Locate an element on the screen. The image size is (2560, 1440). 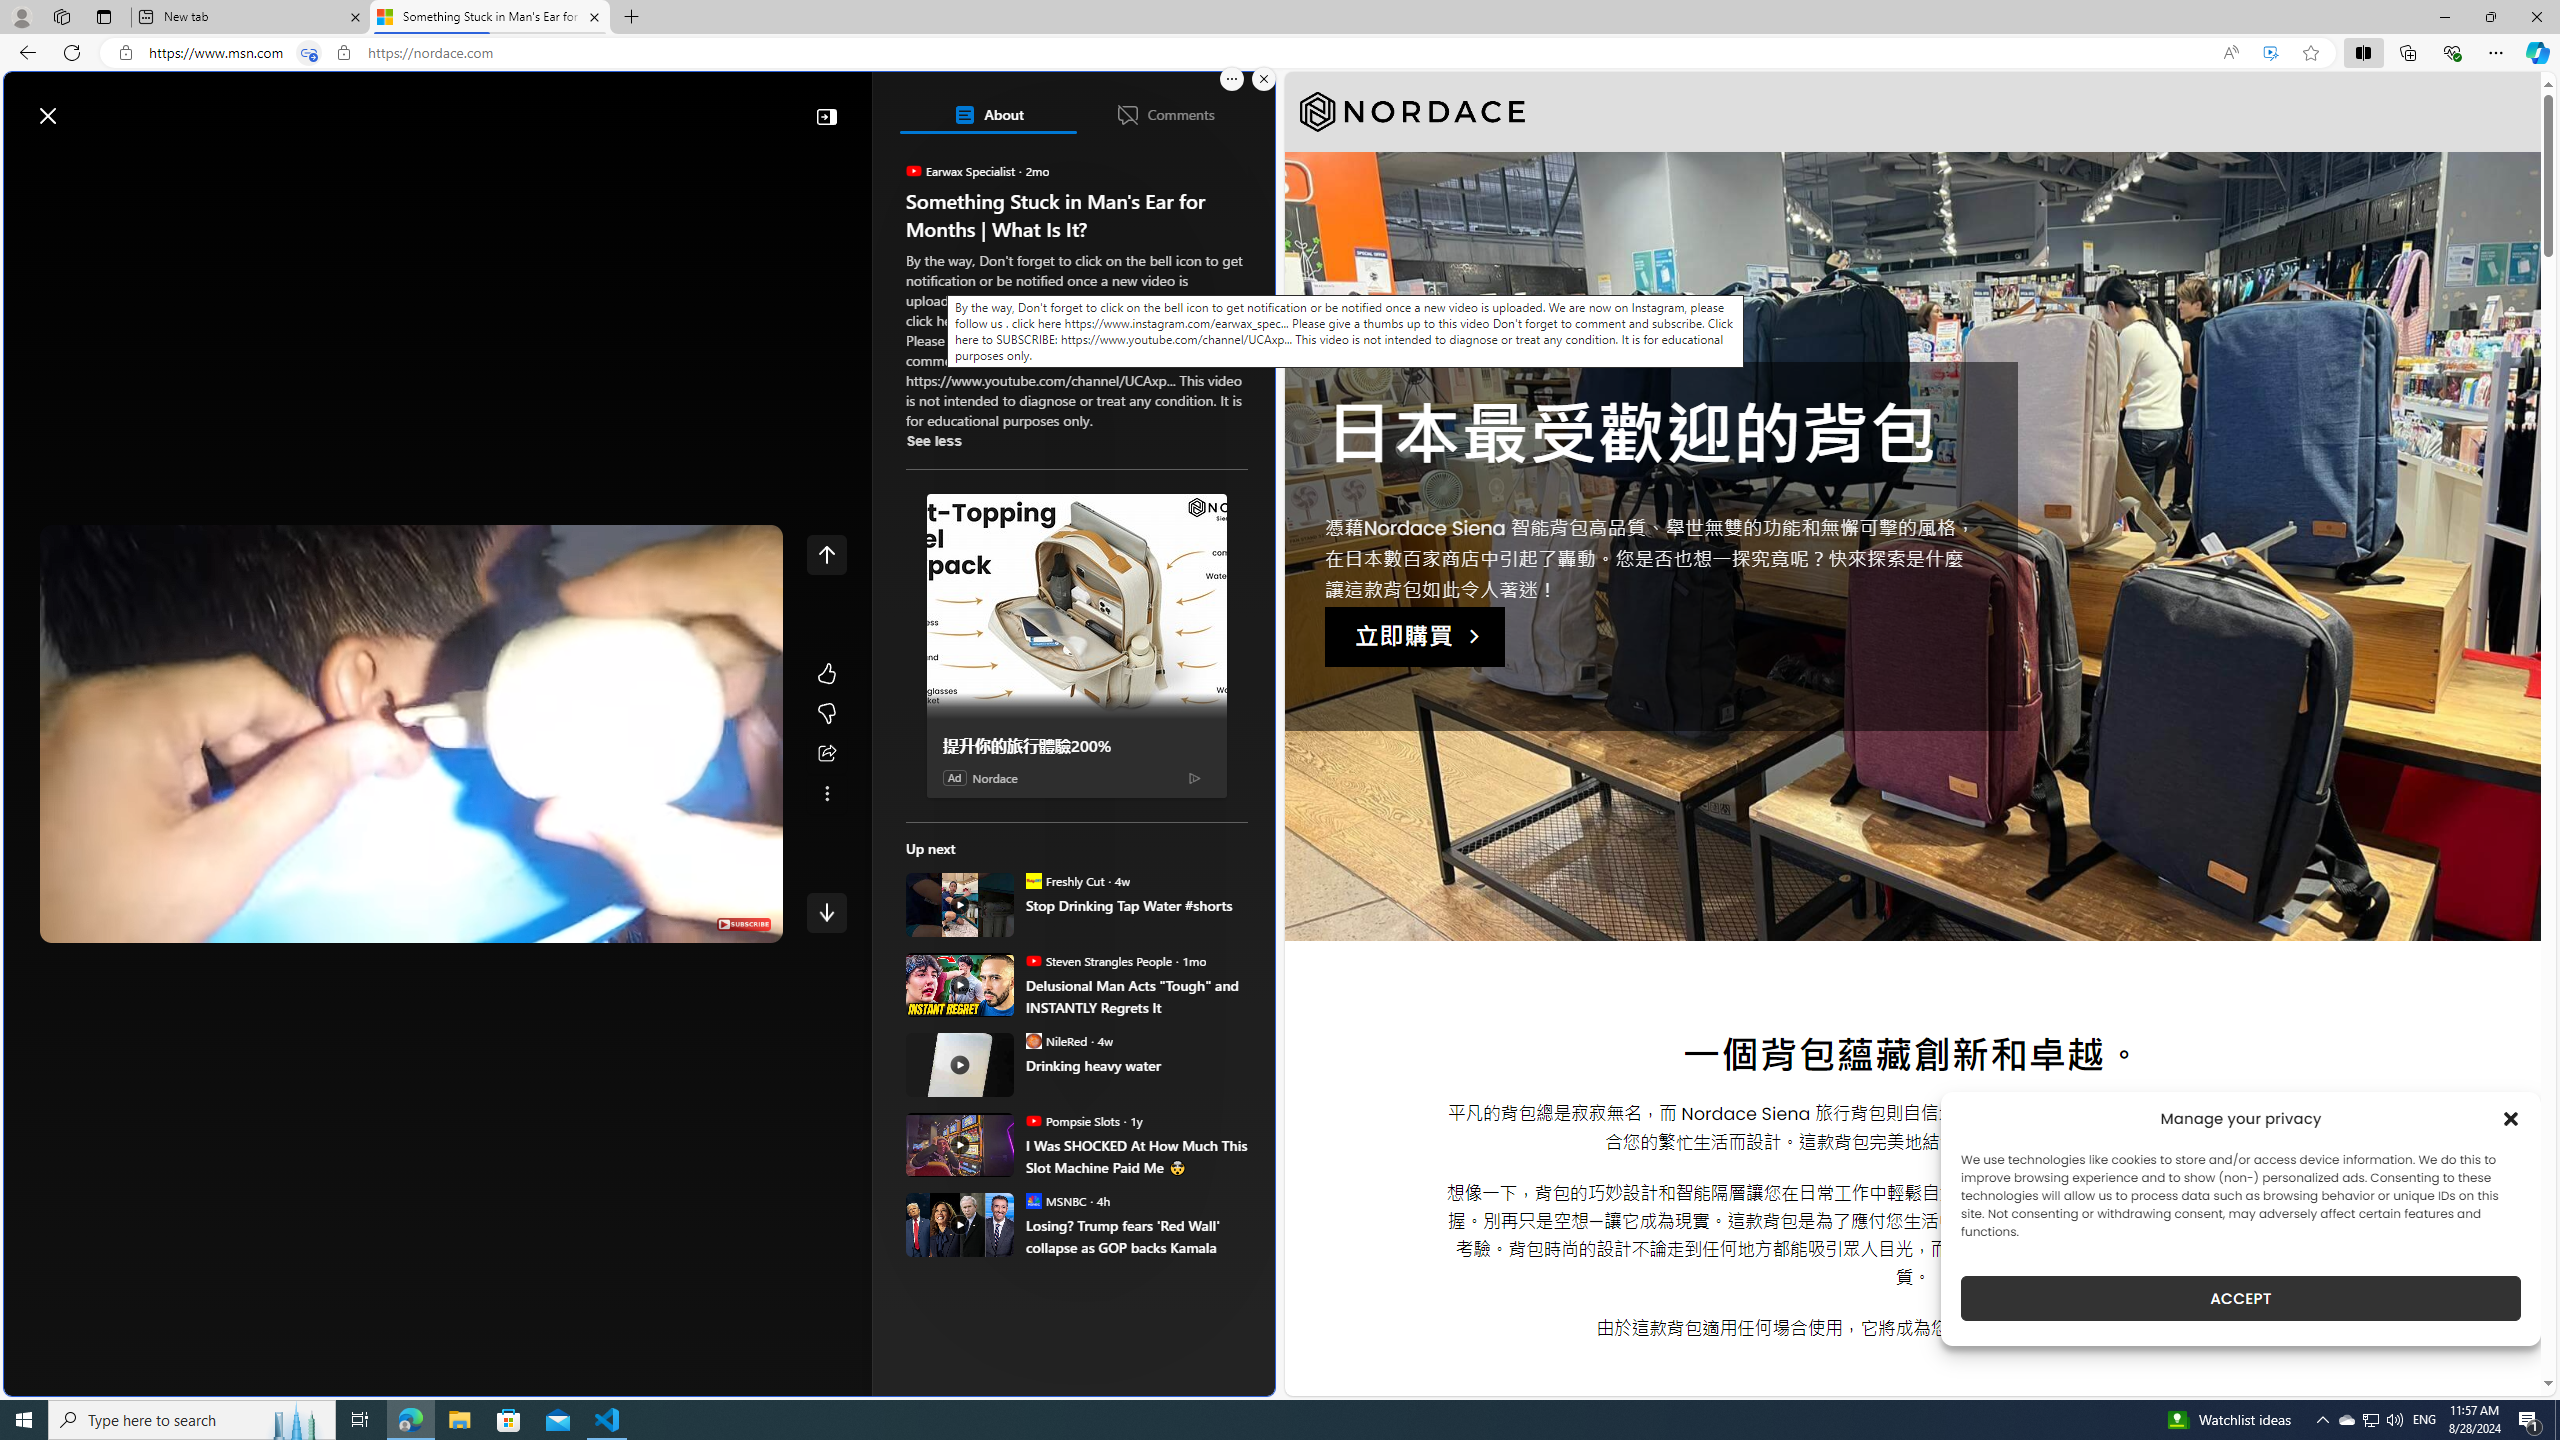
'Open settings' is located at coordinates (1231, 106).